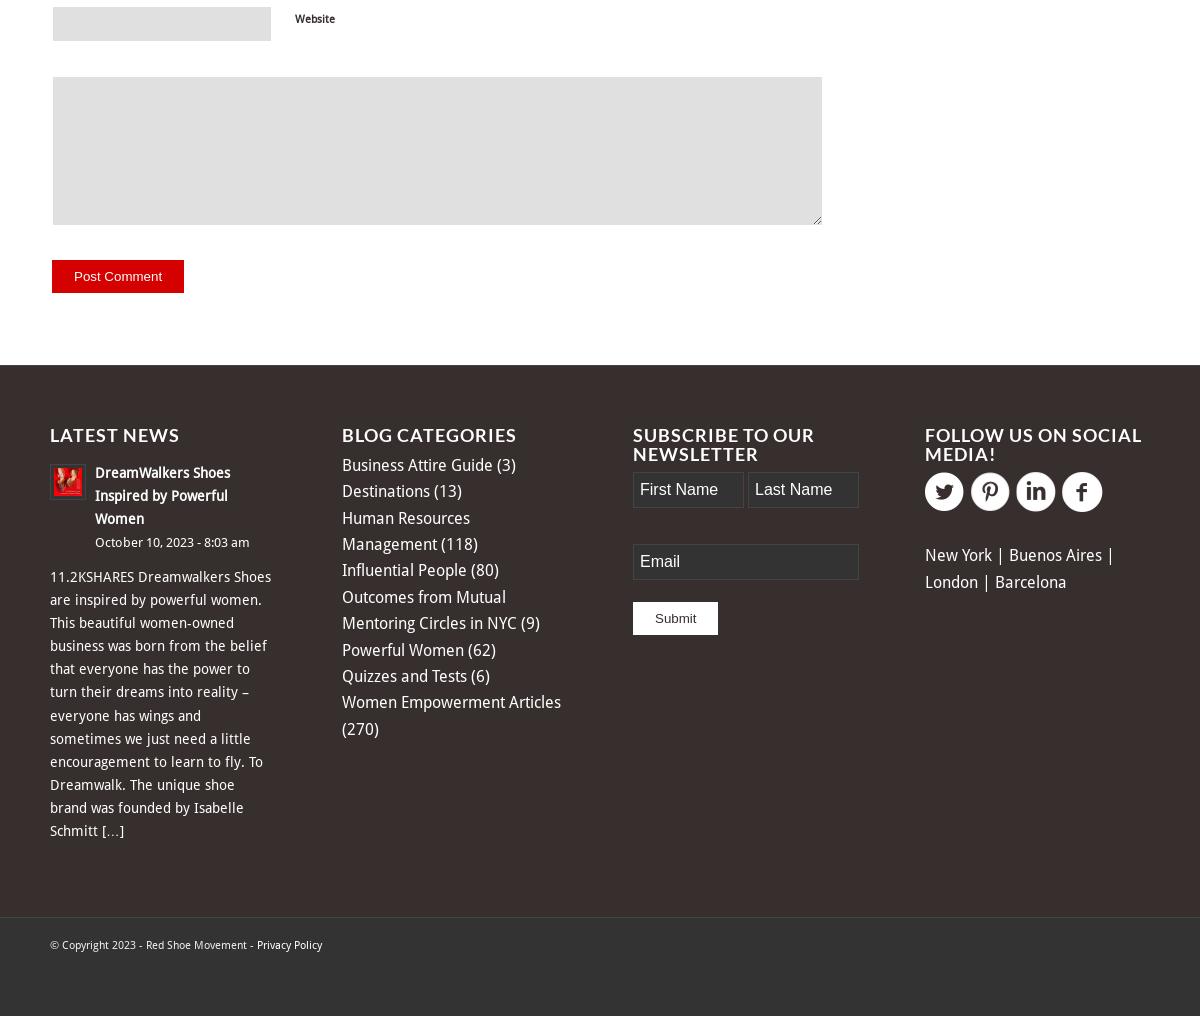 The image size is (1200, 1016). Describe the element at coordinates (315, 17) in the screenshot. I see `'Website'` at that location.